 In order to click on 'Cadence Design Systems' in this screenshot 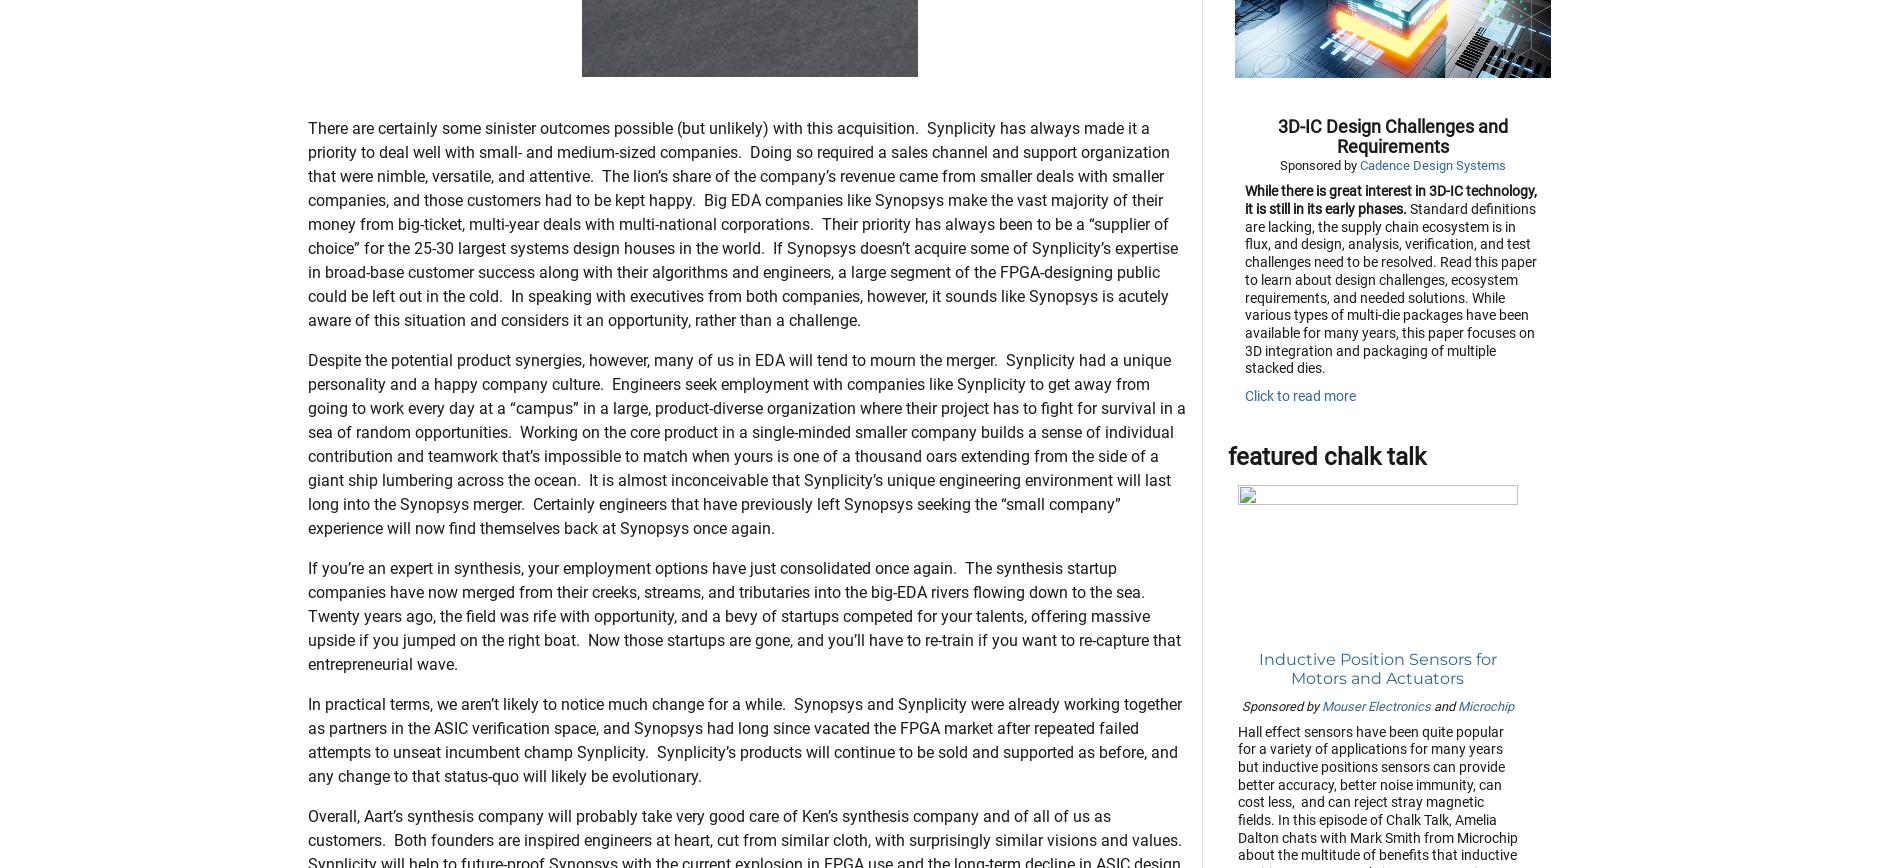, I will do `click(1358, 265)`.